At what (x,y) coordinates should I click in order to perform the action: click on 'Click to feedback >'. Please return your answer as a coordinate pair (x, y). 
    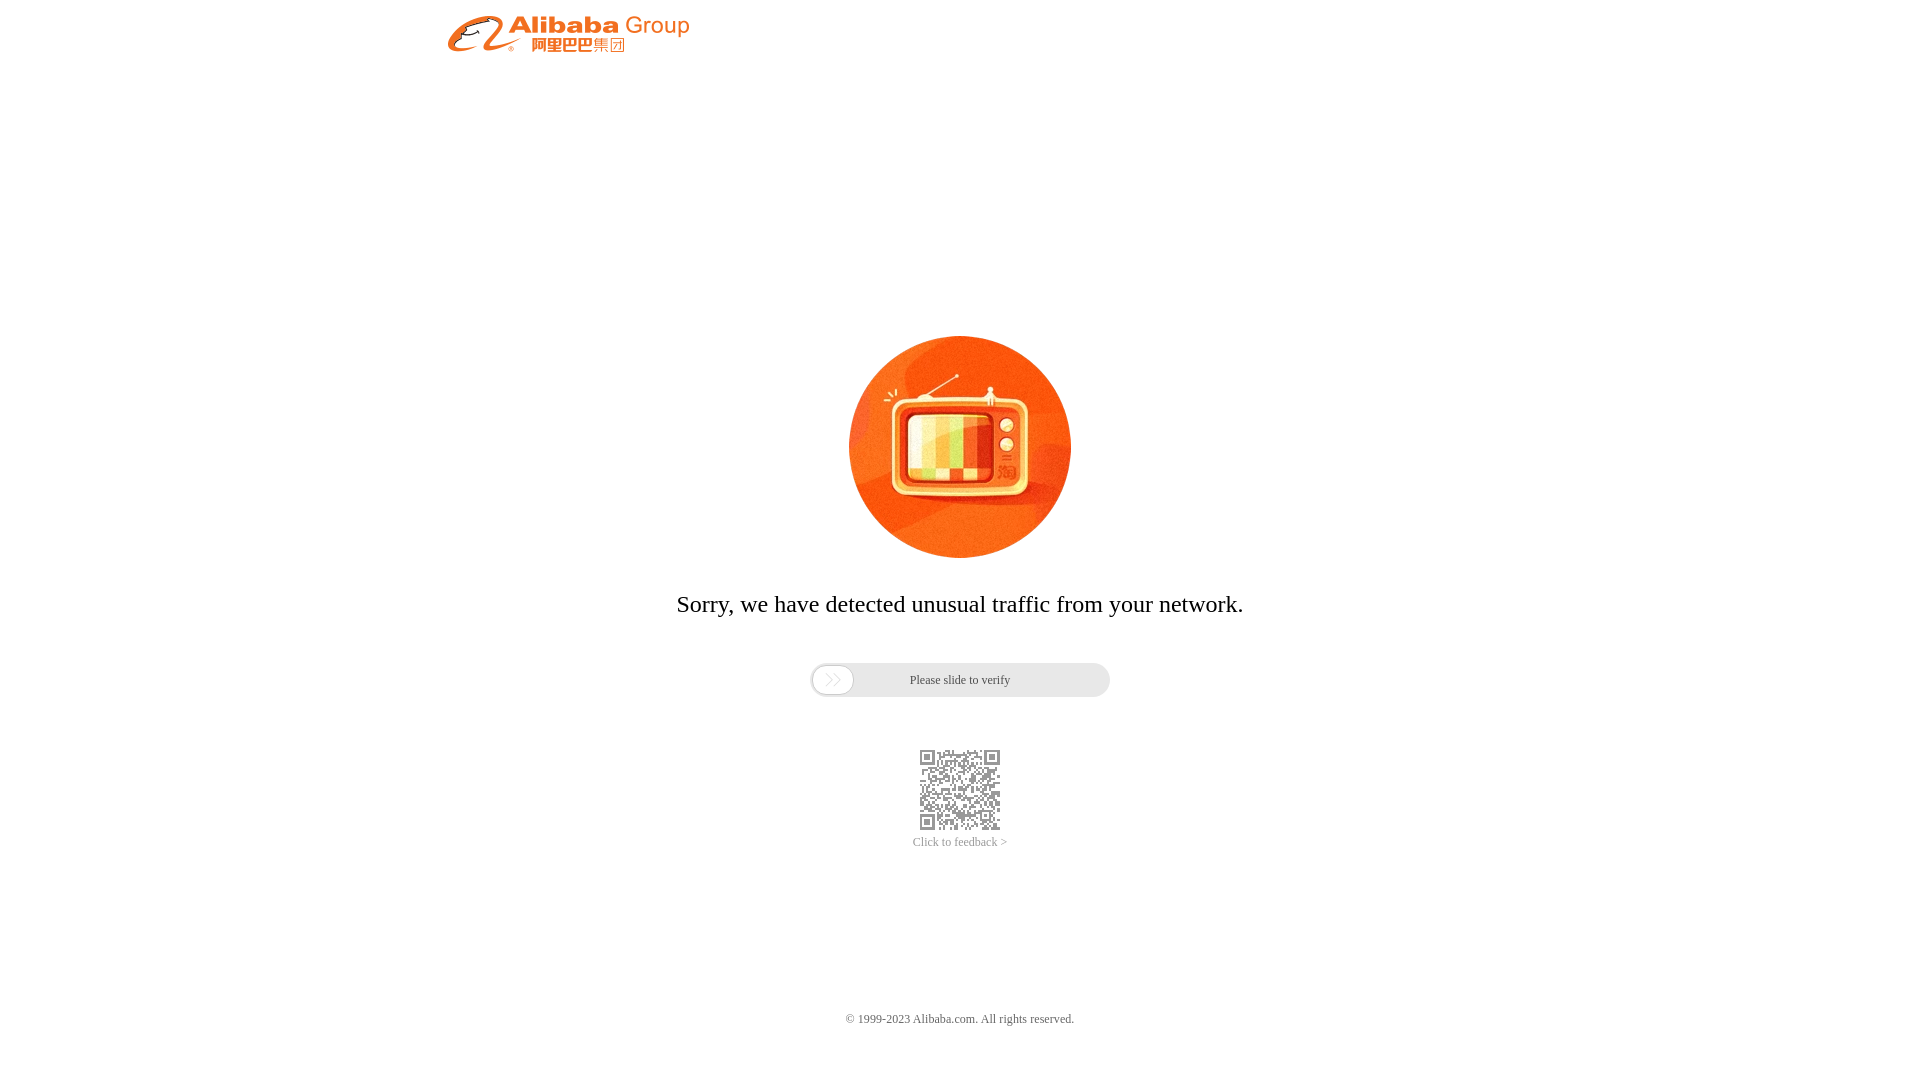
    Looking at the image, I should click on (960, 842).